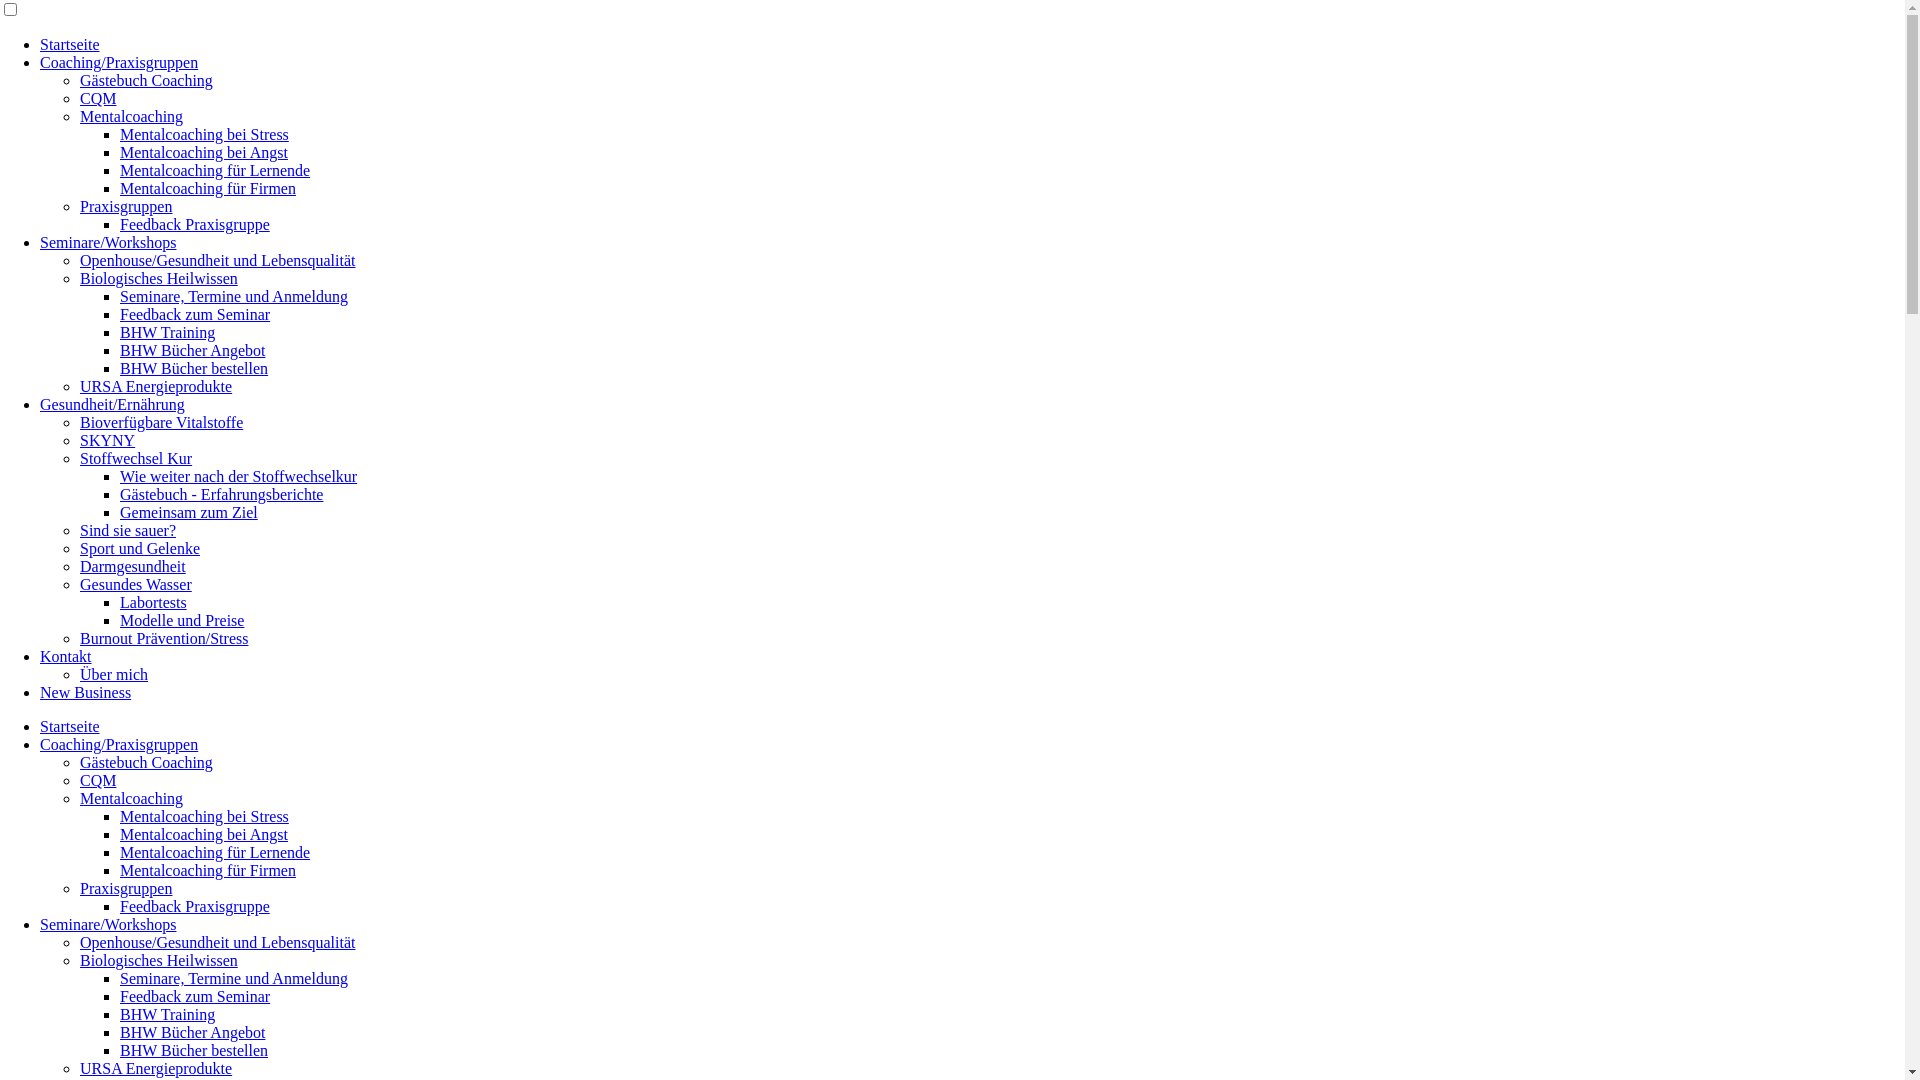 This screenshot has width=1920, height=1080. I want to click on 'Startseite', so click(39, 44).